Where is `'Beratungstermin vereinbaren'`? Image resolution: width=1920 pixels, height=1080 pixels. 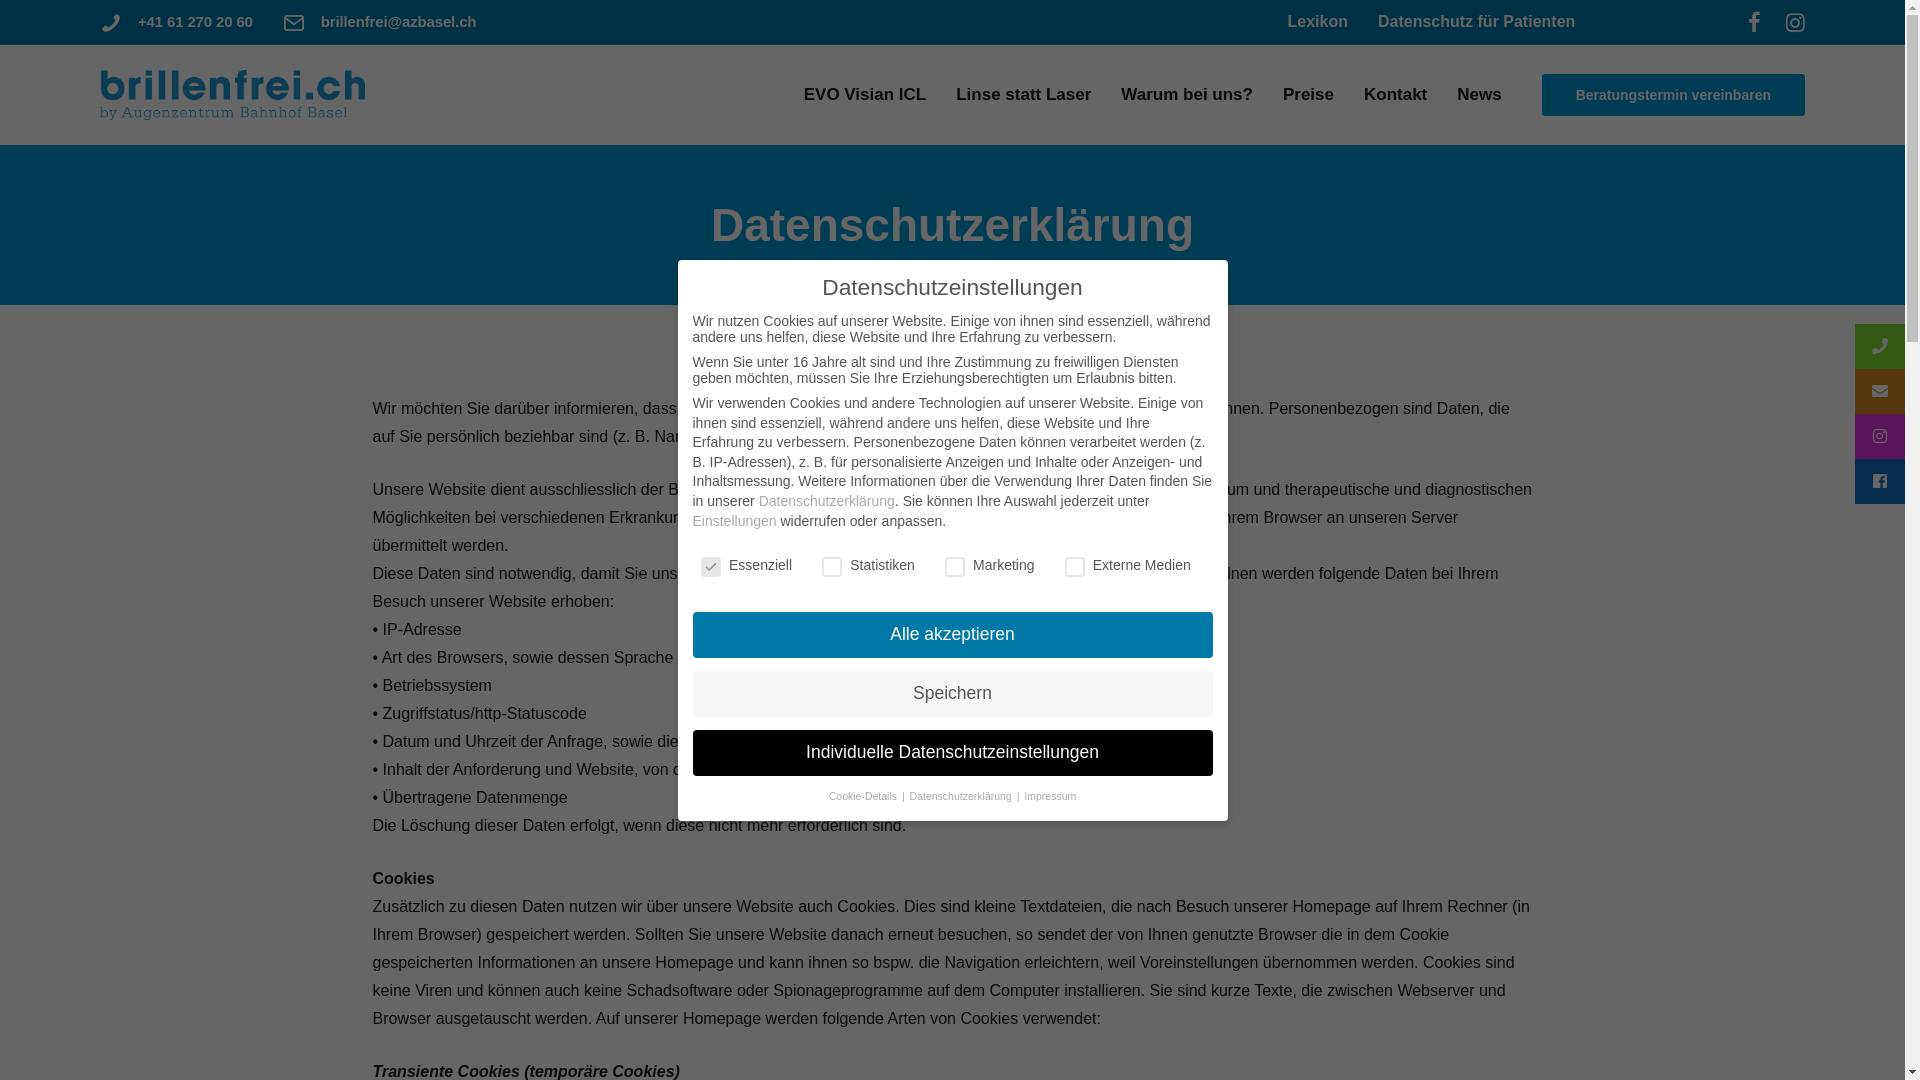
'Beratungstermin vereinbaren' is located at coordinates (1673, 95).